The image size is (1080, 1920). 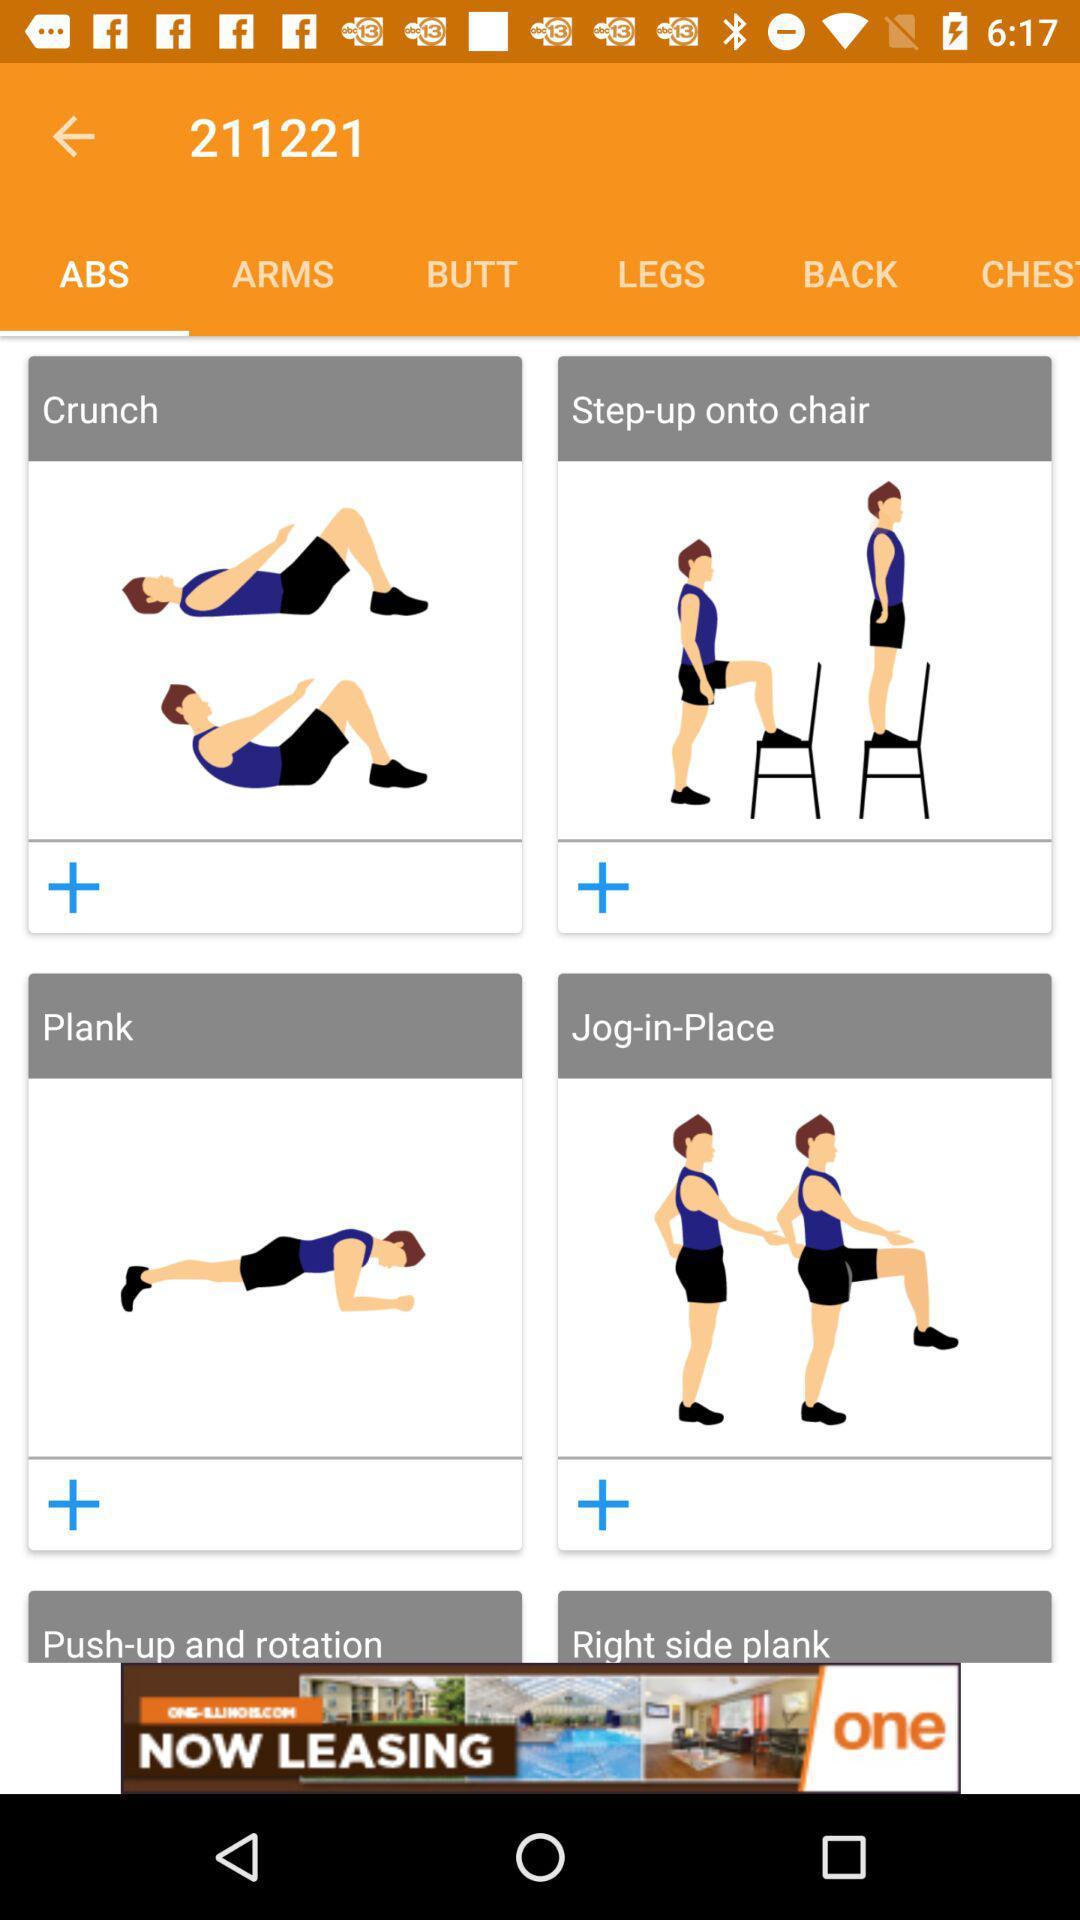 What do you see at coordinates (602, 1504) in the screenshot?
I see `page` at bounding box center [602, 1504].